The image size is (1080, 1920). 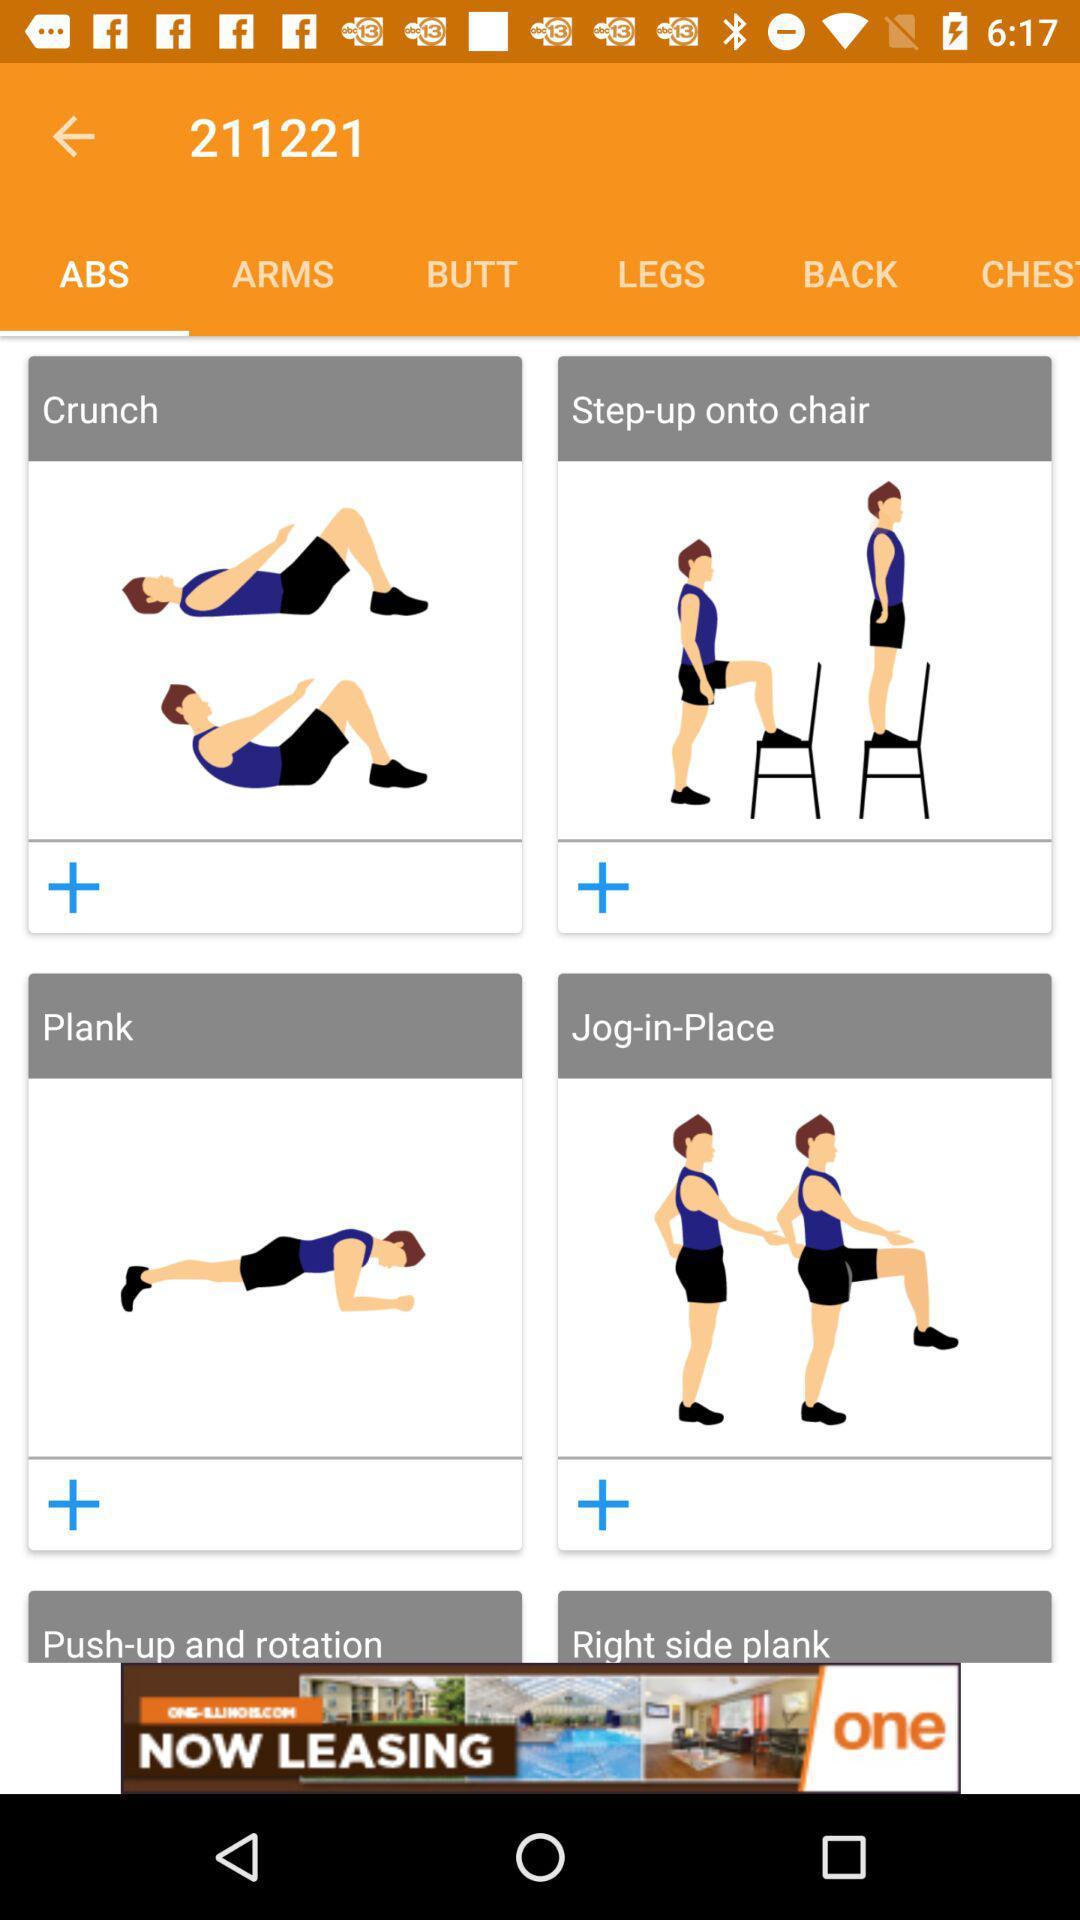 What do you see at coordinates (602, 1504) in the screenshot?
I see `page` at bounding box center [602, 1504].